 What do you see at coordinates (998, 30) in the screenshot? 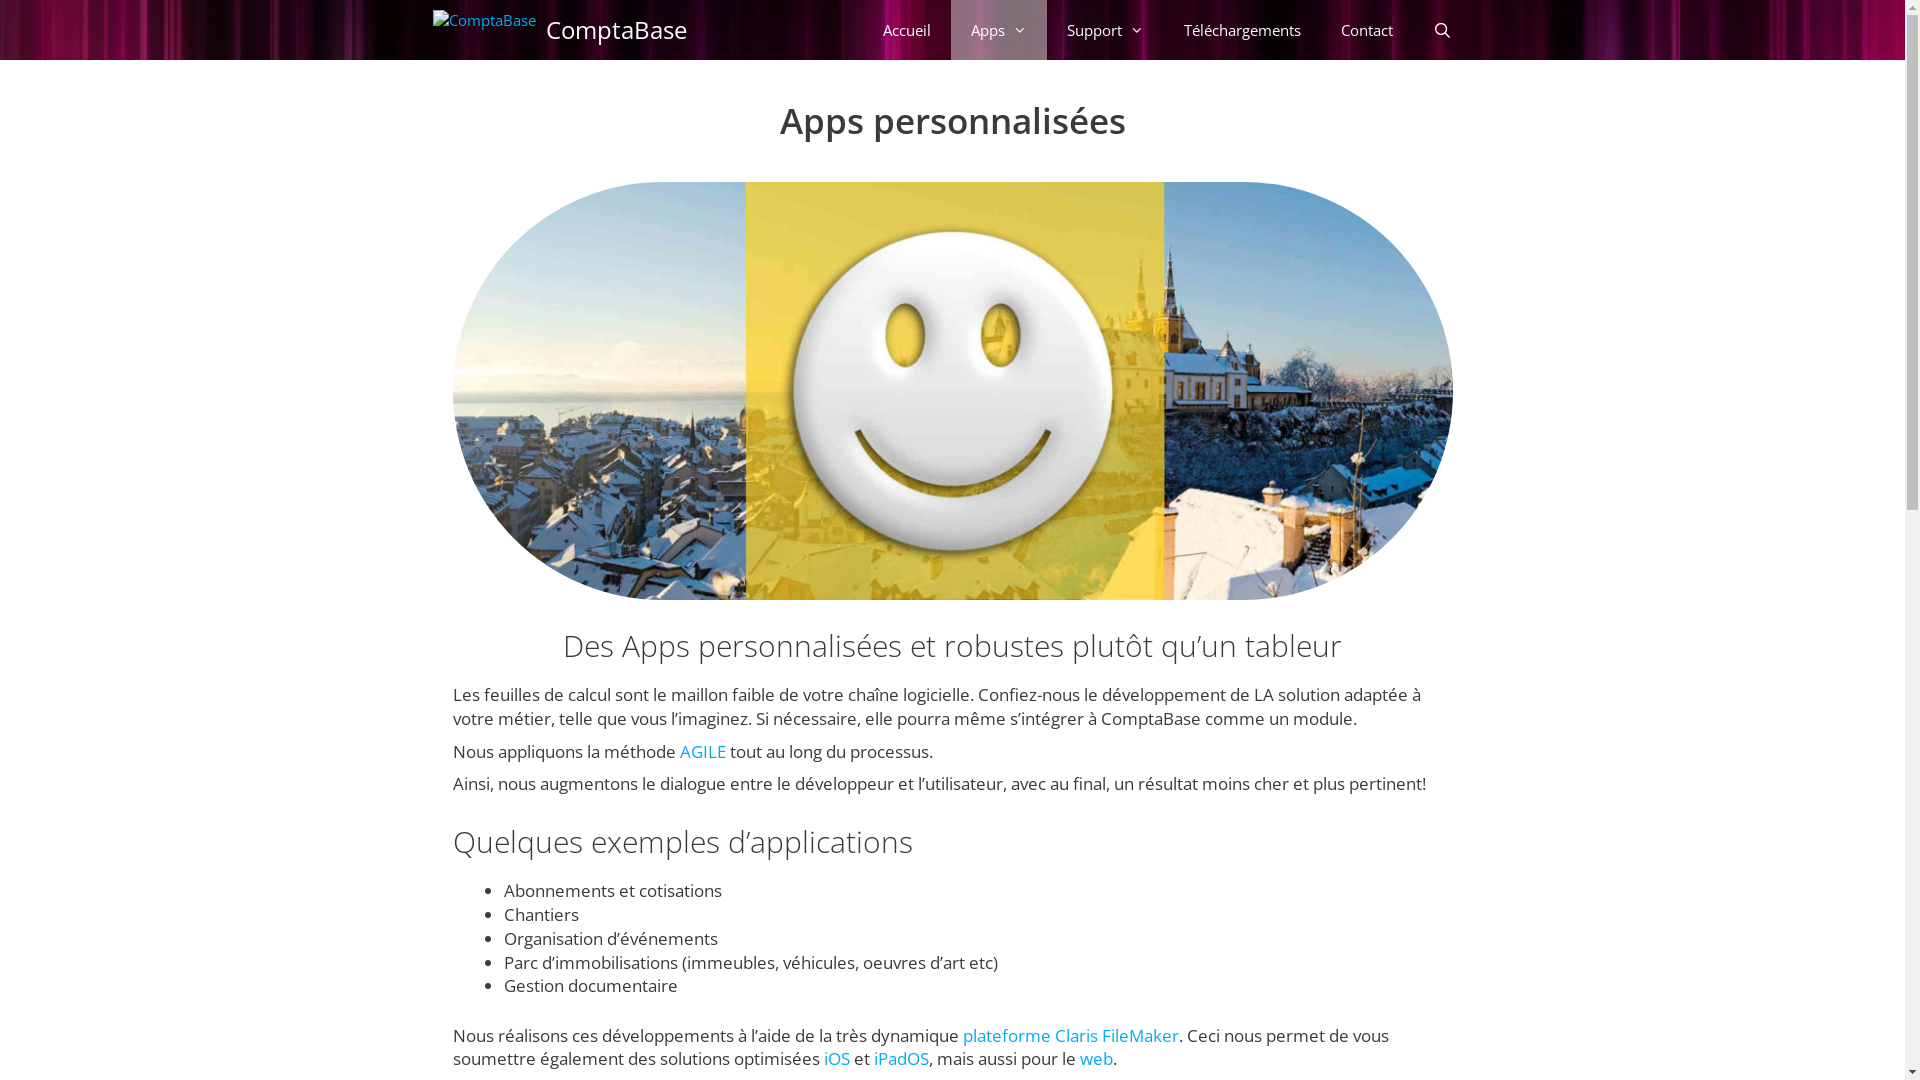
I see `'Apps'` at bounding box center [998, 30].